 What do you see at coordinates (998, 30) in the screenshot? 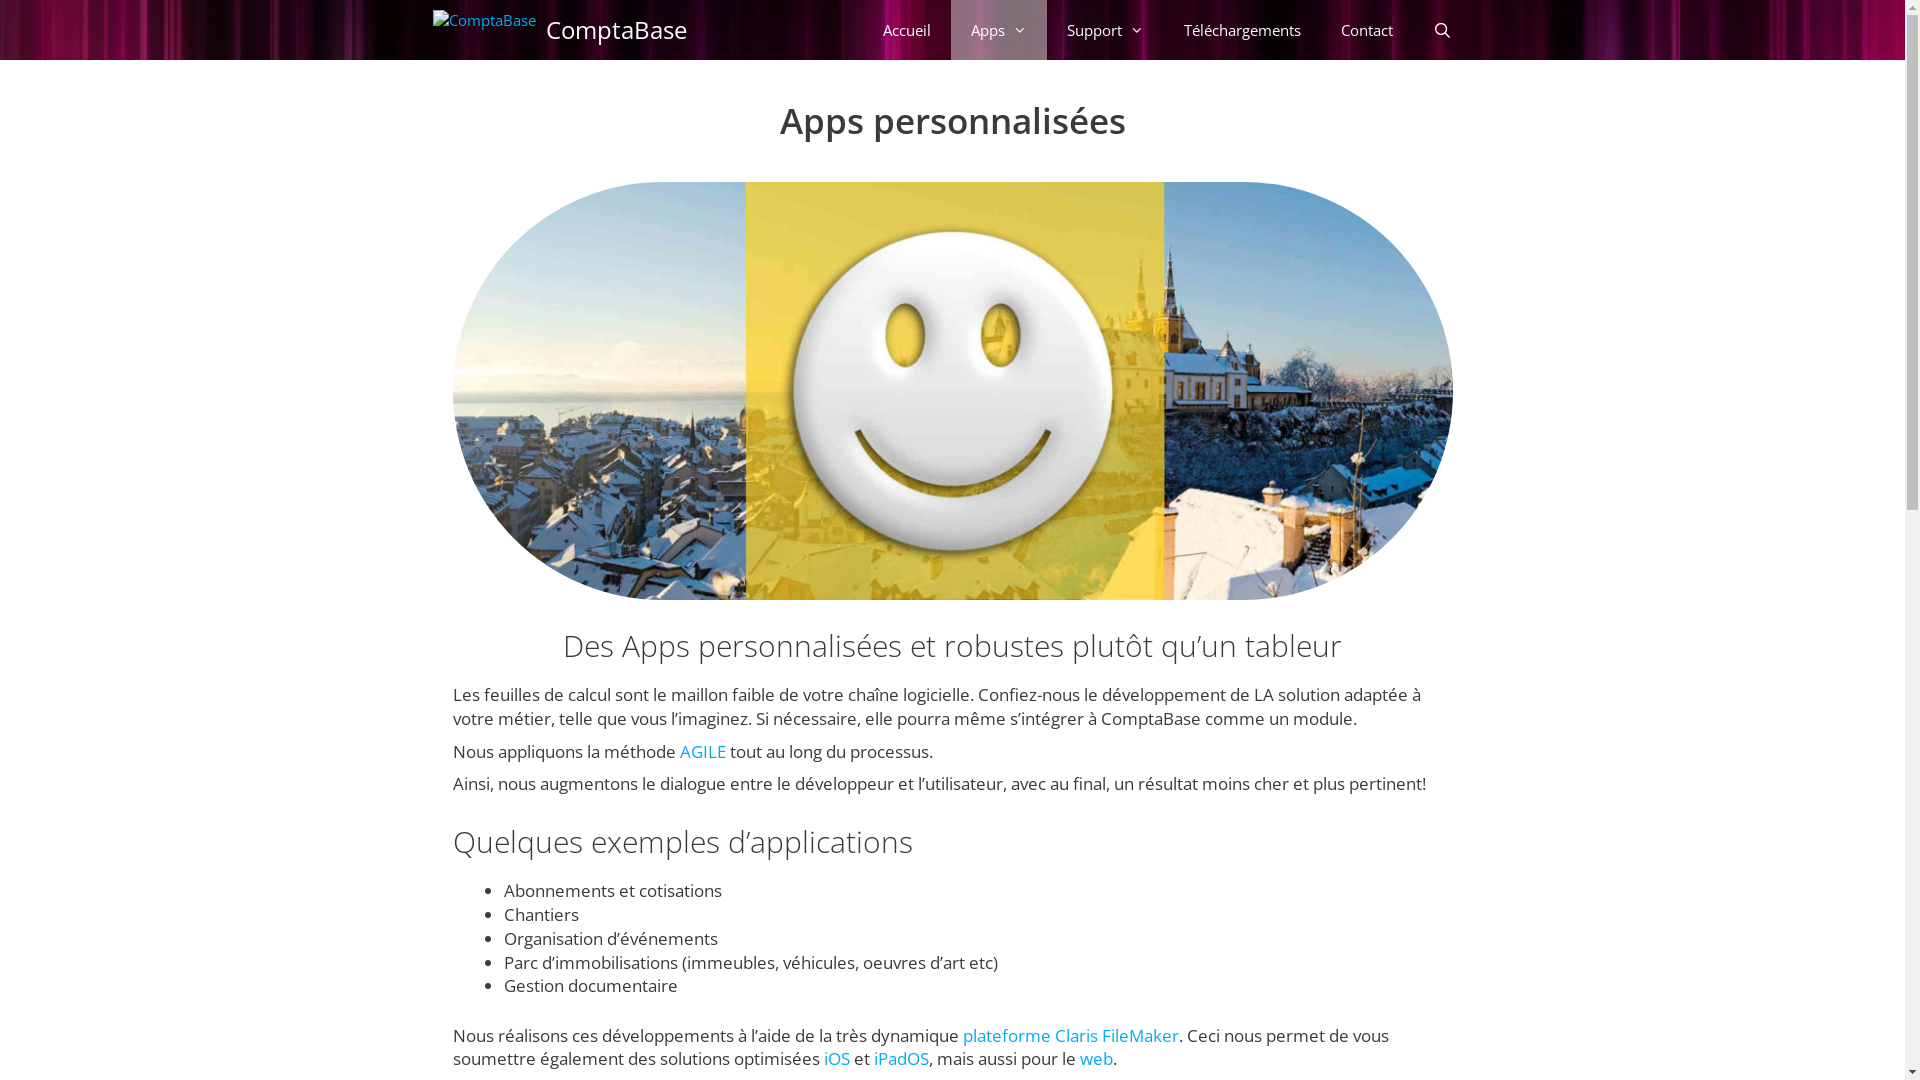
I see `'Apps'` at bounding box center [998, 30].